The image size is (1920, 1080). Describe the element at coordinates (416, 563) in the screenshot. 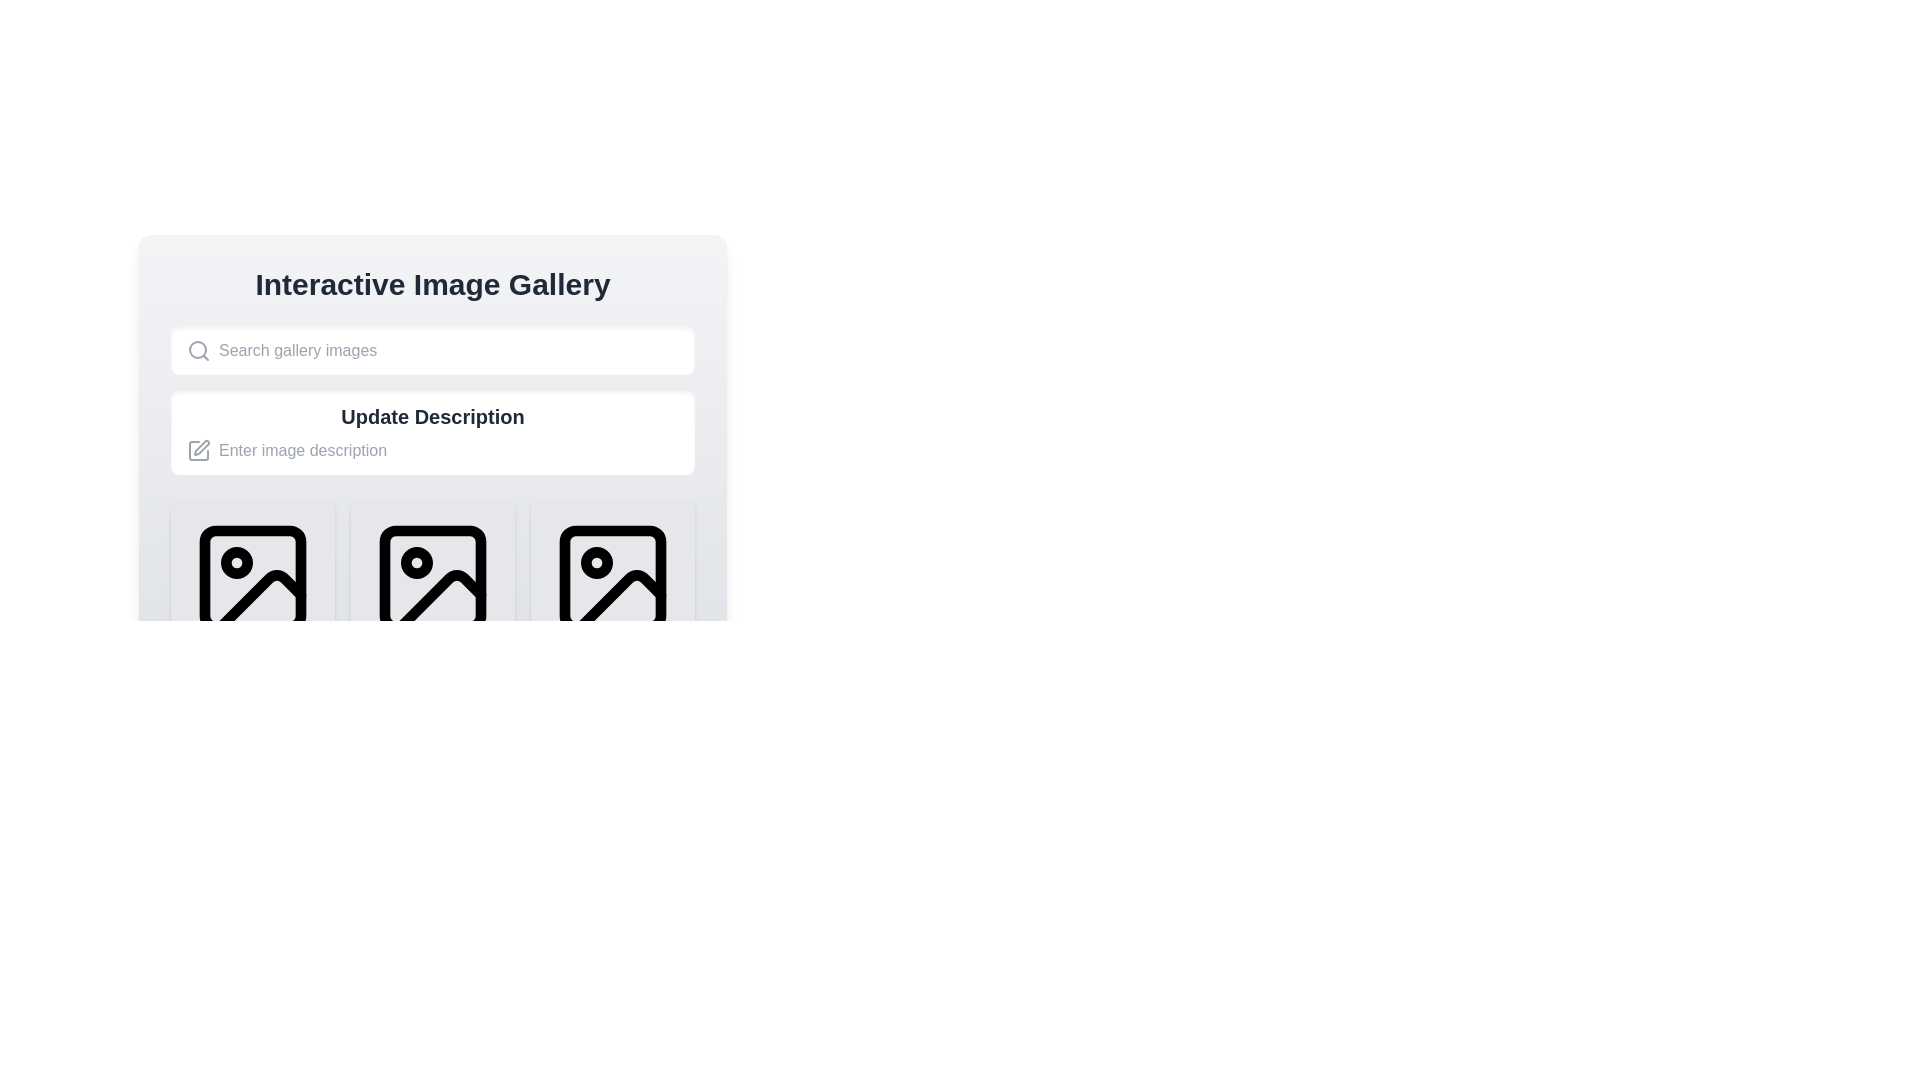

I see `the small circular decorative marker located in the upper-left quadrant of the second thumbnail icon in the gallery interface` at that location.